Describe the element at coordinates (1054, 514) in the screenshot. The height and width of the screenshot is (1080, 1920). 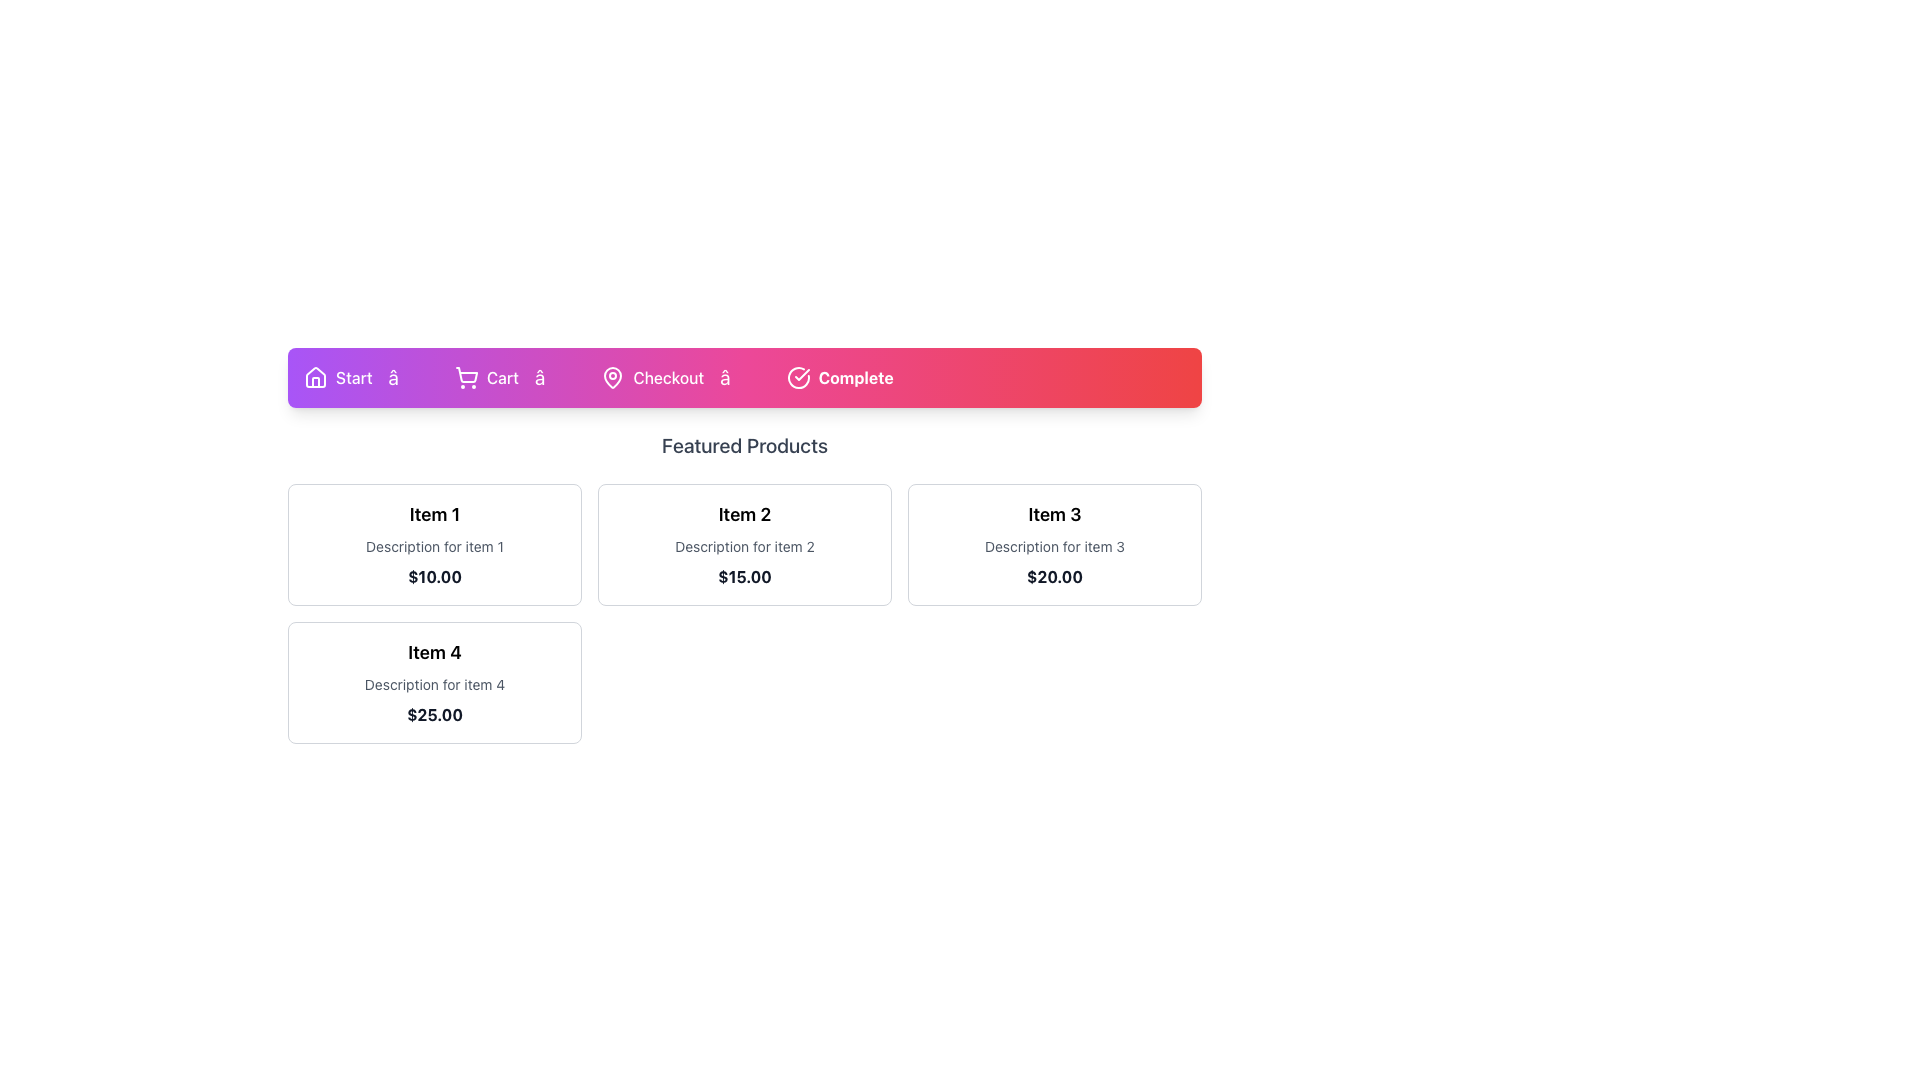
I see `bold black text label 'Item 3' displayed prominently above the description and price within the product card layout` at that location.